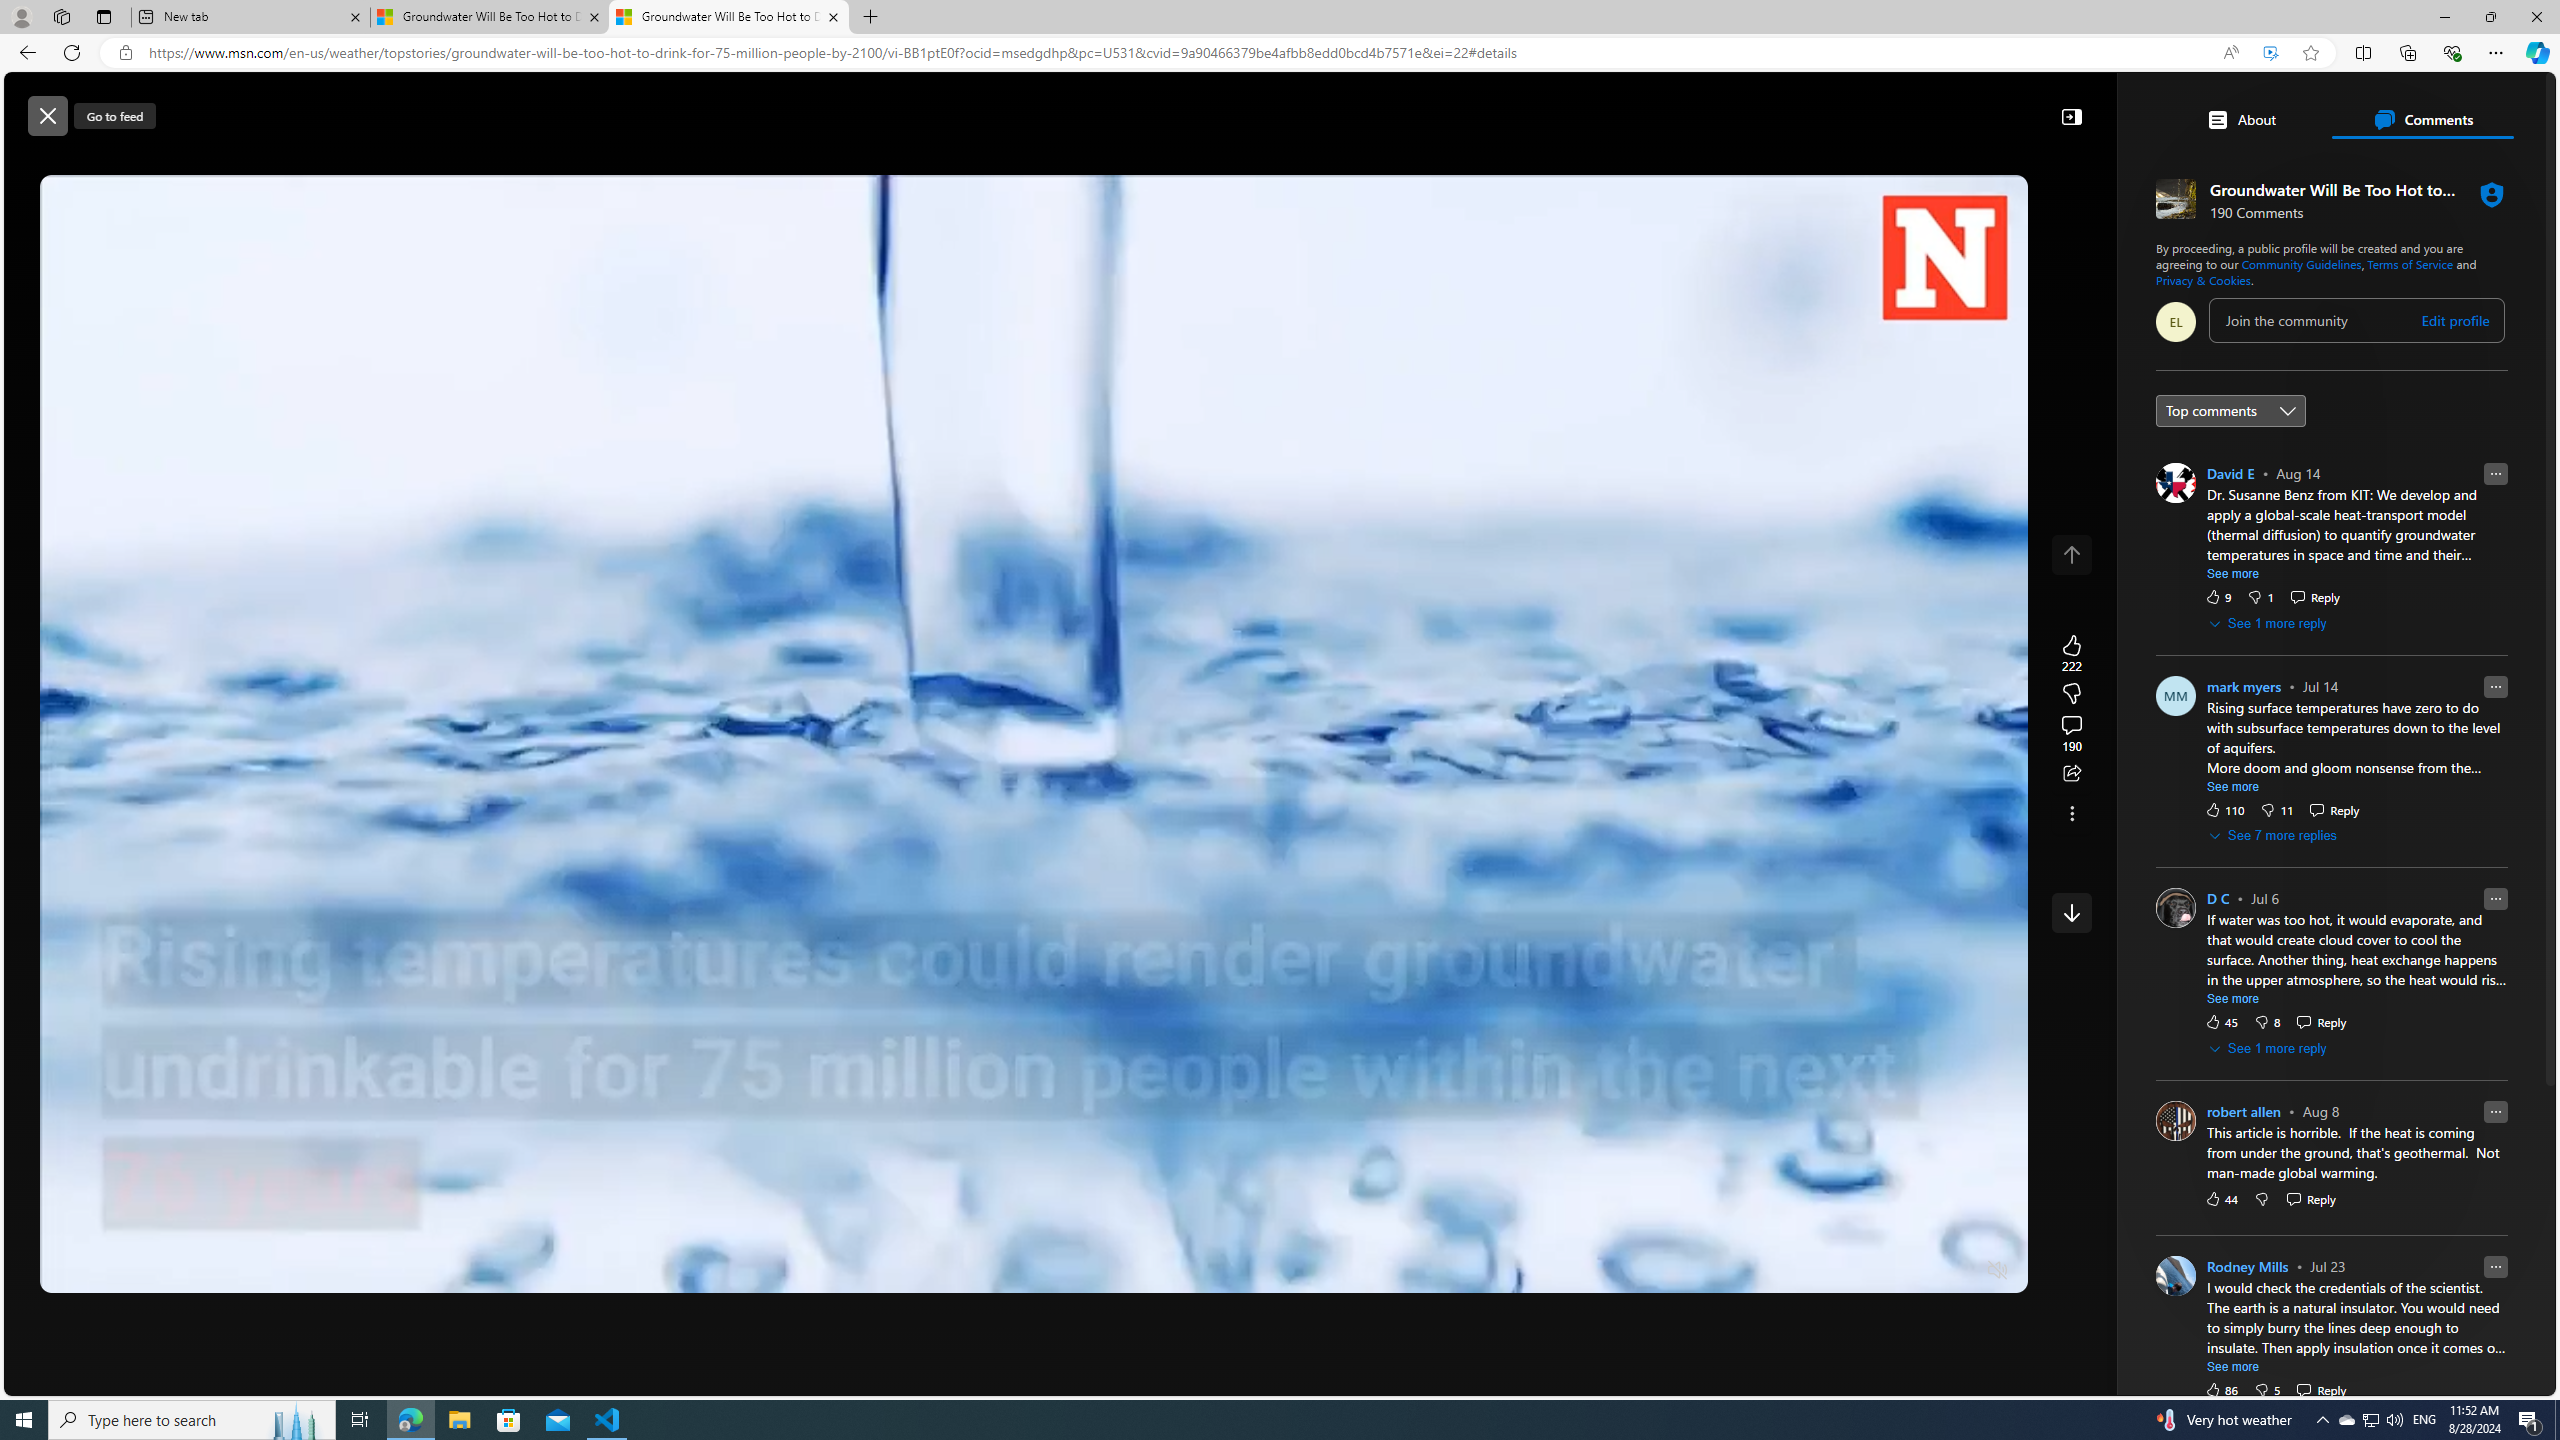 This screenshot has height=1440, width=2560. What do you see at coordinates (2320, 1390) in the screenshot?
I see `'Reply Reply Comment'` at bounding box center [2320, 1390].